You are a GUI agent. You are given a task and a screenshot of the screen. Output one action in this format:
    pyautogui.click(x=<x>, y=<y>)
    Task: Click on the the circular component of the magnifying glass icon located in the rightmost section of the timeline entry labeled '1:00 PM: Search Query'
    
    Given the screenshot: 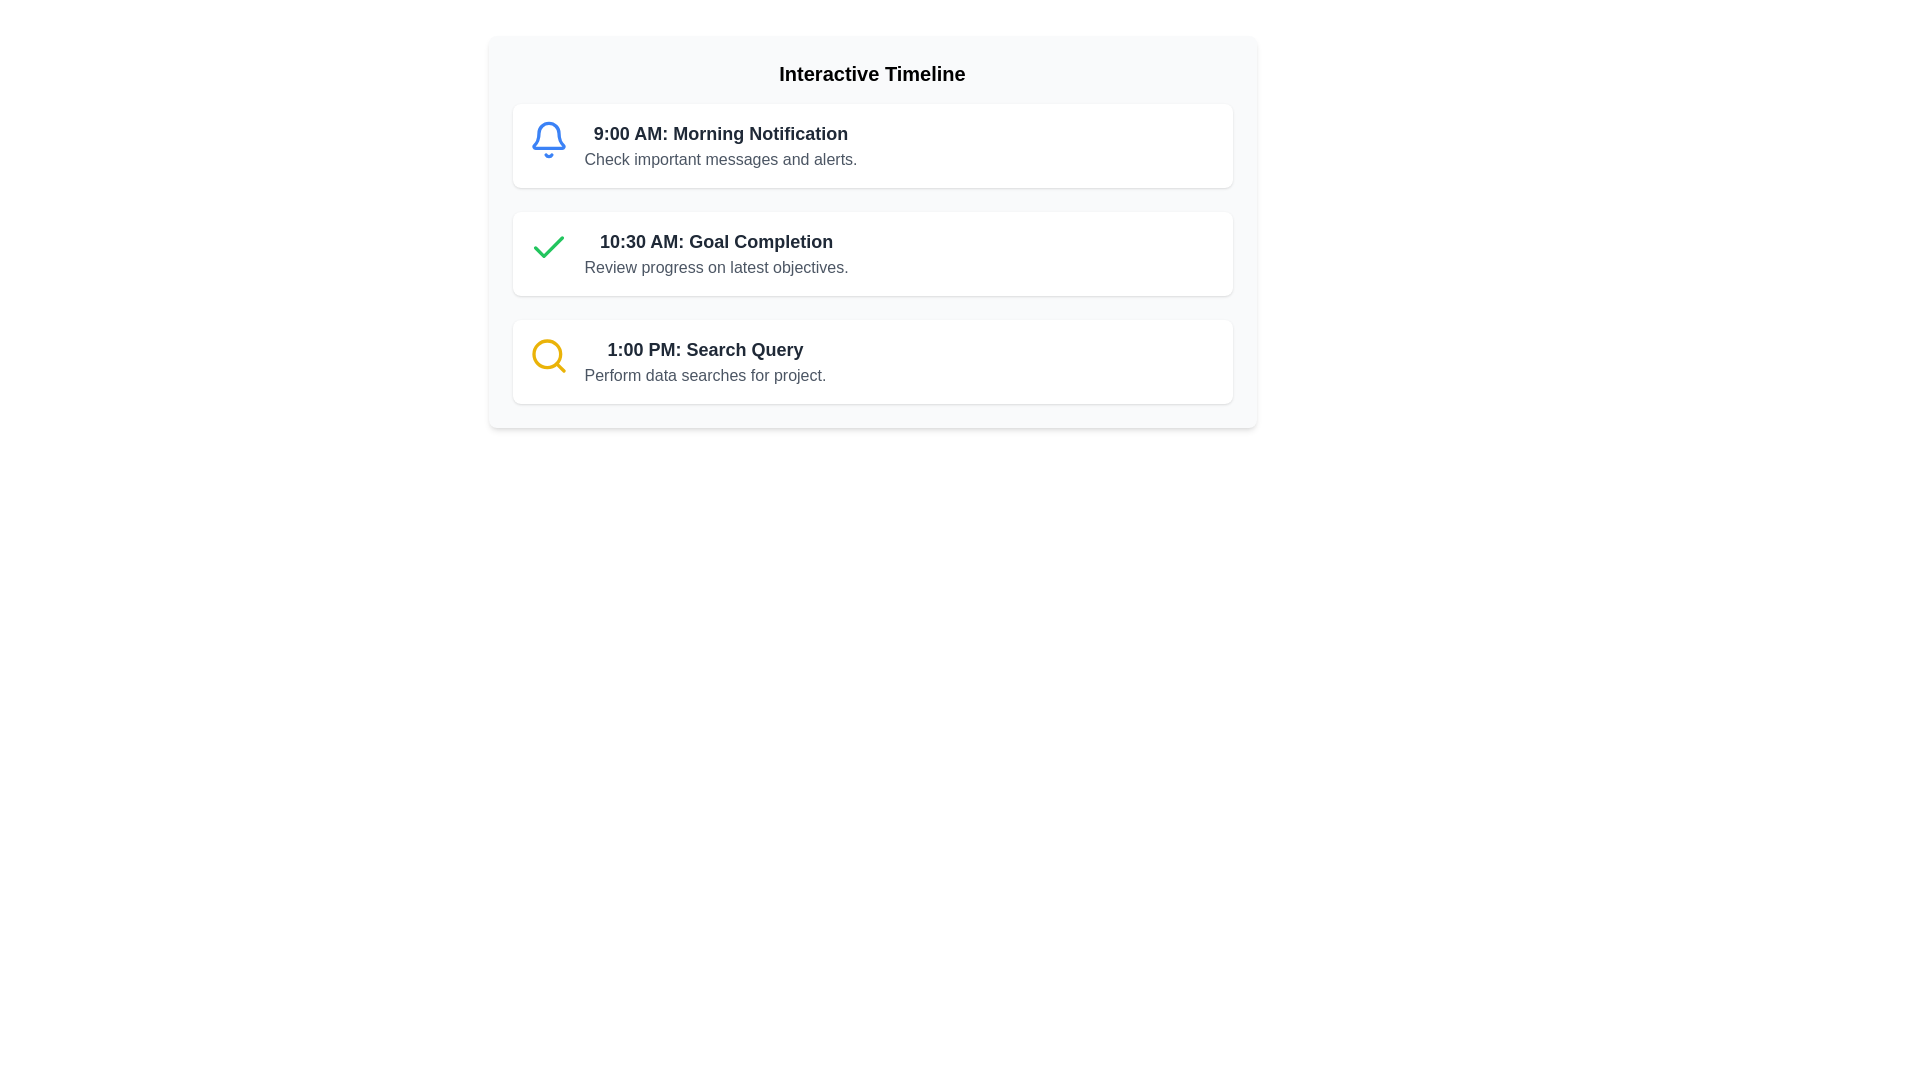 What is the action you would take?
    pyautogui.click(x=546, y=353)
    